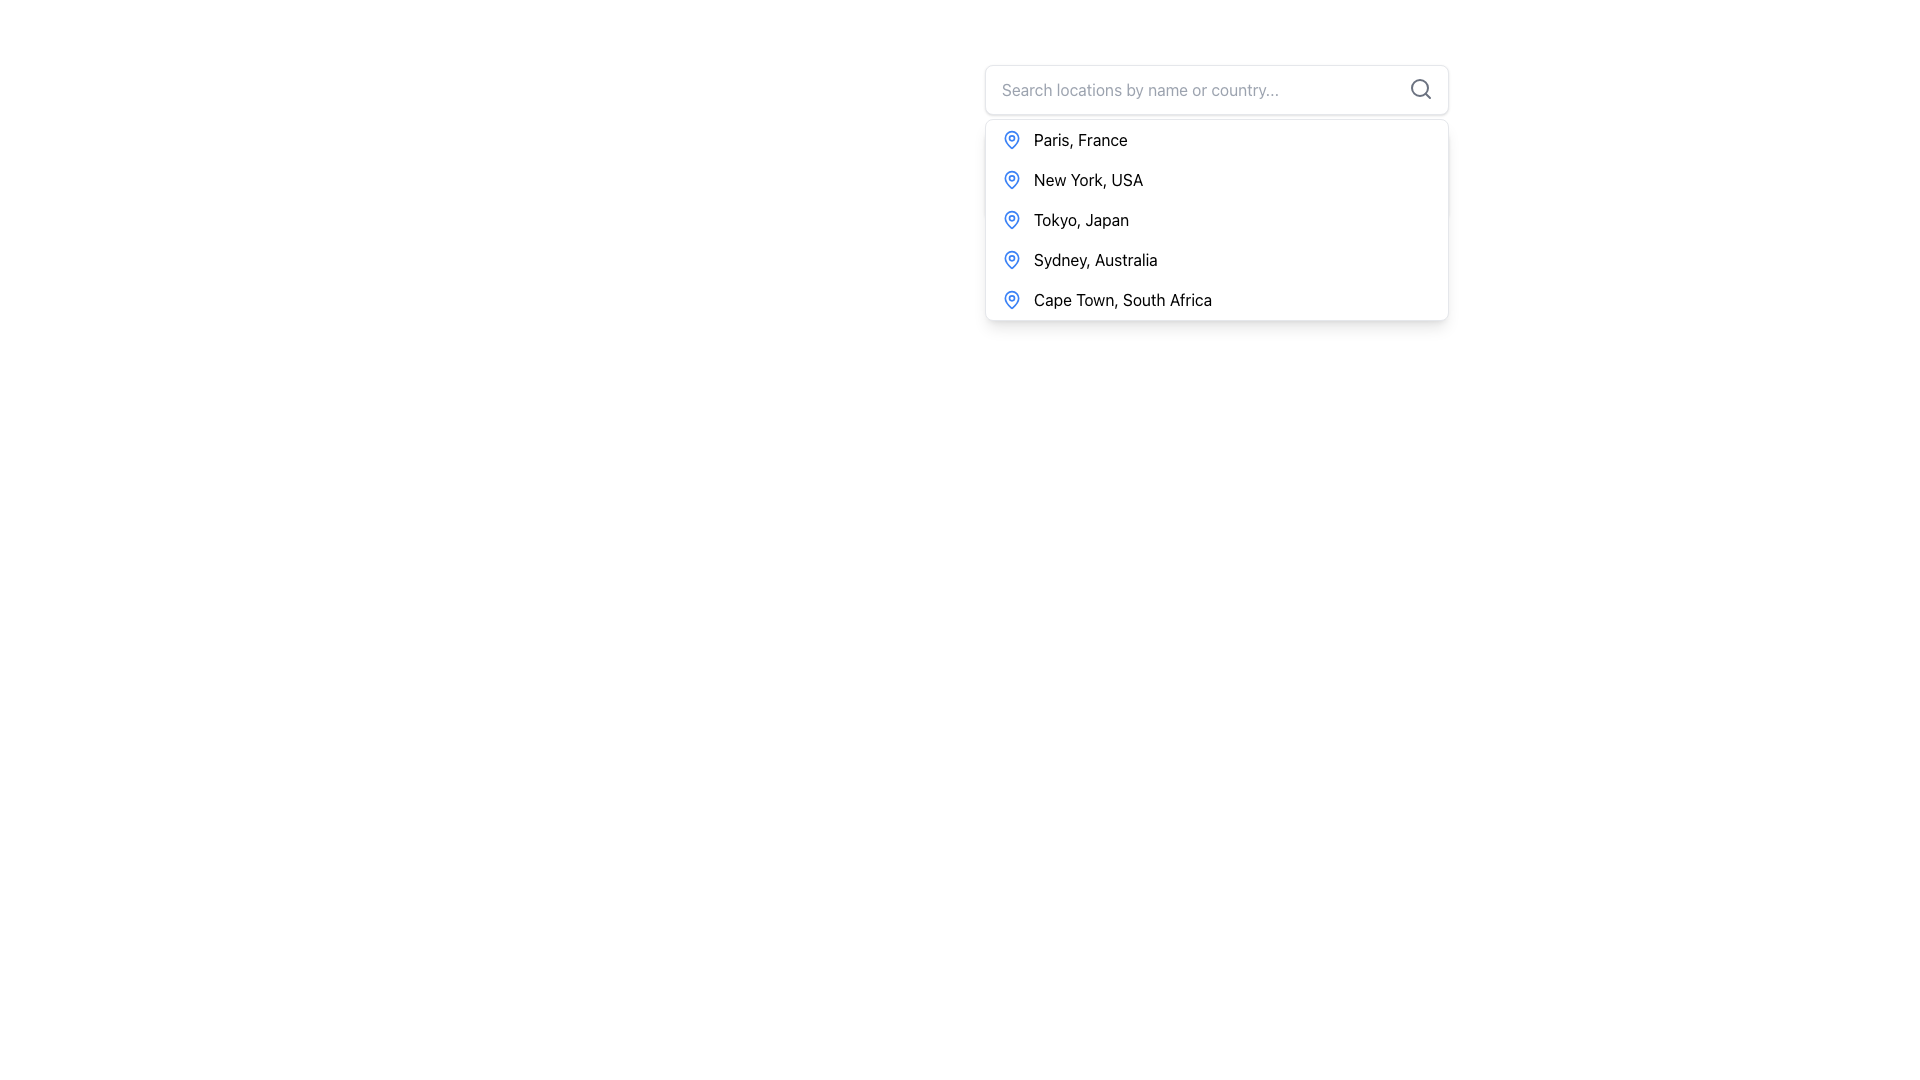 The width and height of the screenshot is (1920, 1080). I want to click on the second item in the location selector list, which represents 'New York, USA', so click(1216, 180).